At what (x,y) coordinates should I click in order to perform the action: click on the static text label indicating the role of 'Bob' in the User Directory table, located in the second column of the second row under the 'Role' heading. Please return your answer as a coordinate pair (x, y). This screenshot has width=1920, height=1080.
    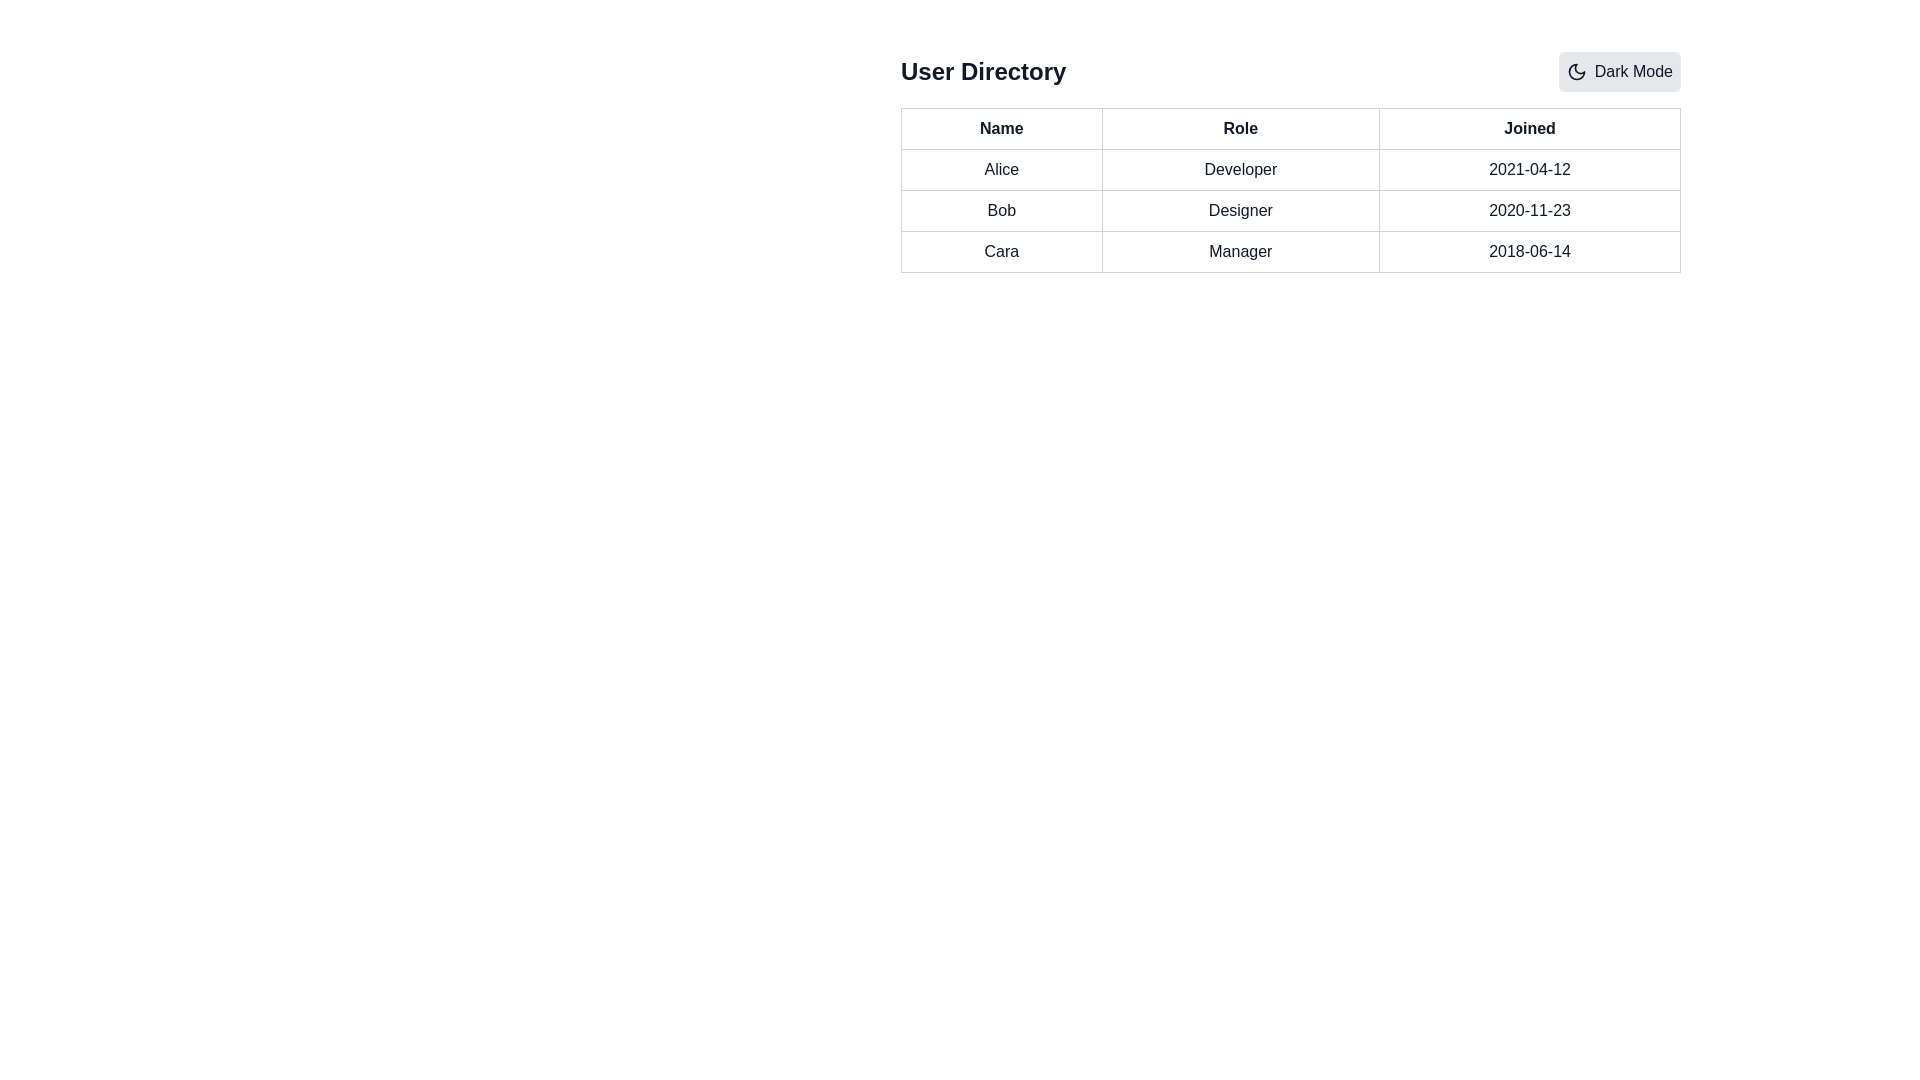
    Looking at the image, I should click on (1239, 211).